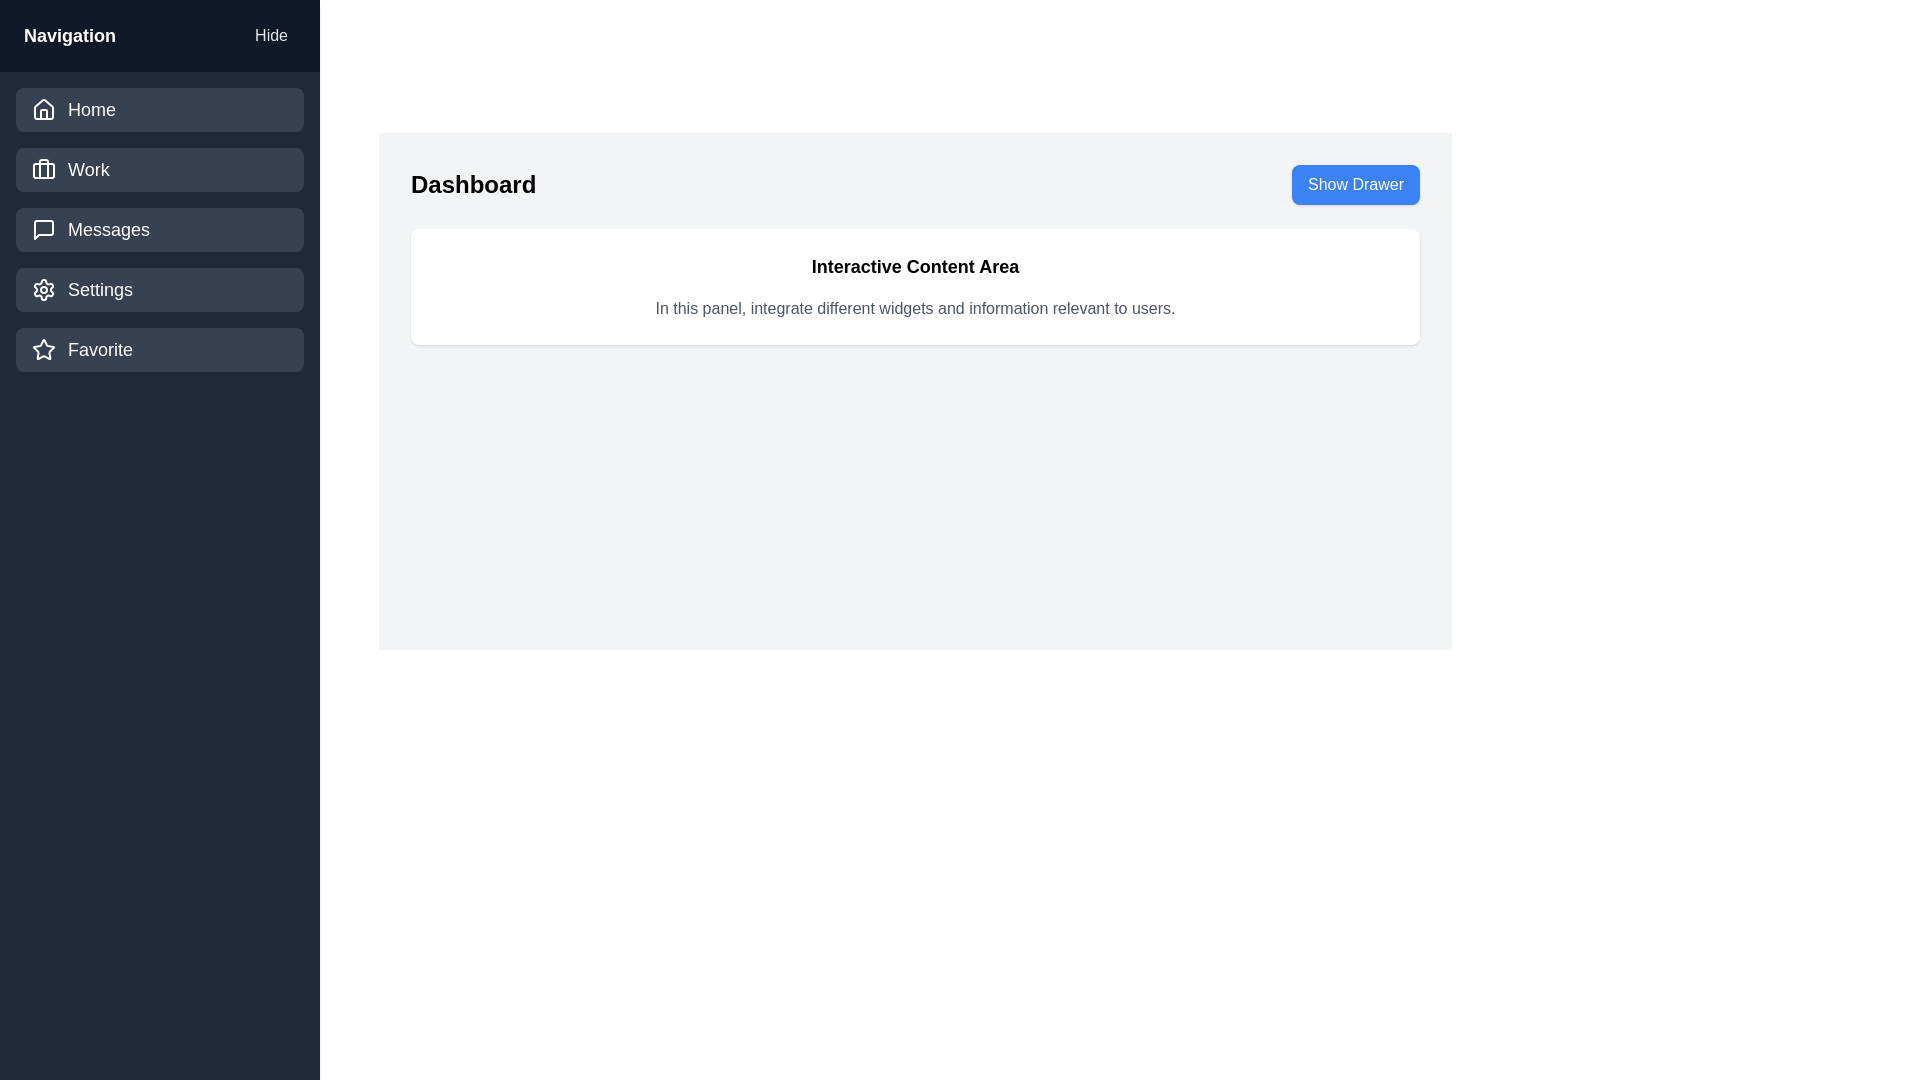 The image size is (1920, 1080). What do you see at coordinates (270, 35) in the screenshot?
I see `'Hide' button to toggle the visibility of the drawer` at bounding box center [270, 35].